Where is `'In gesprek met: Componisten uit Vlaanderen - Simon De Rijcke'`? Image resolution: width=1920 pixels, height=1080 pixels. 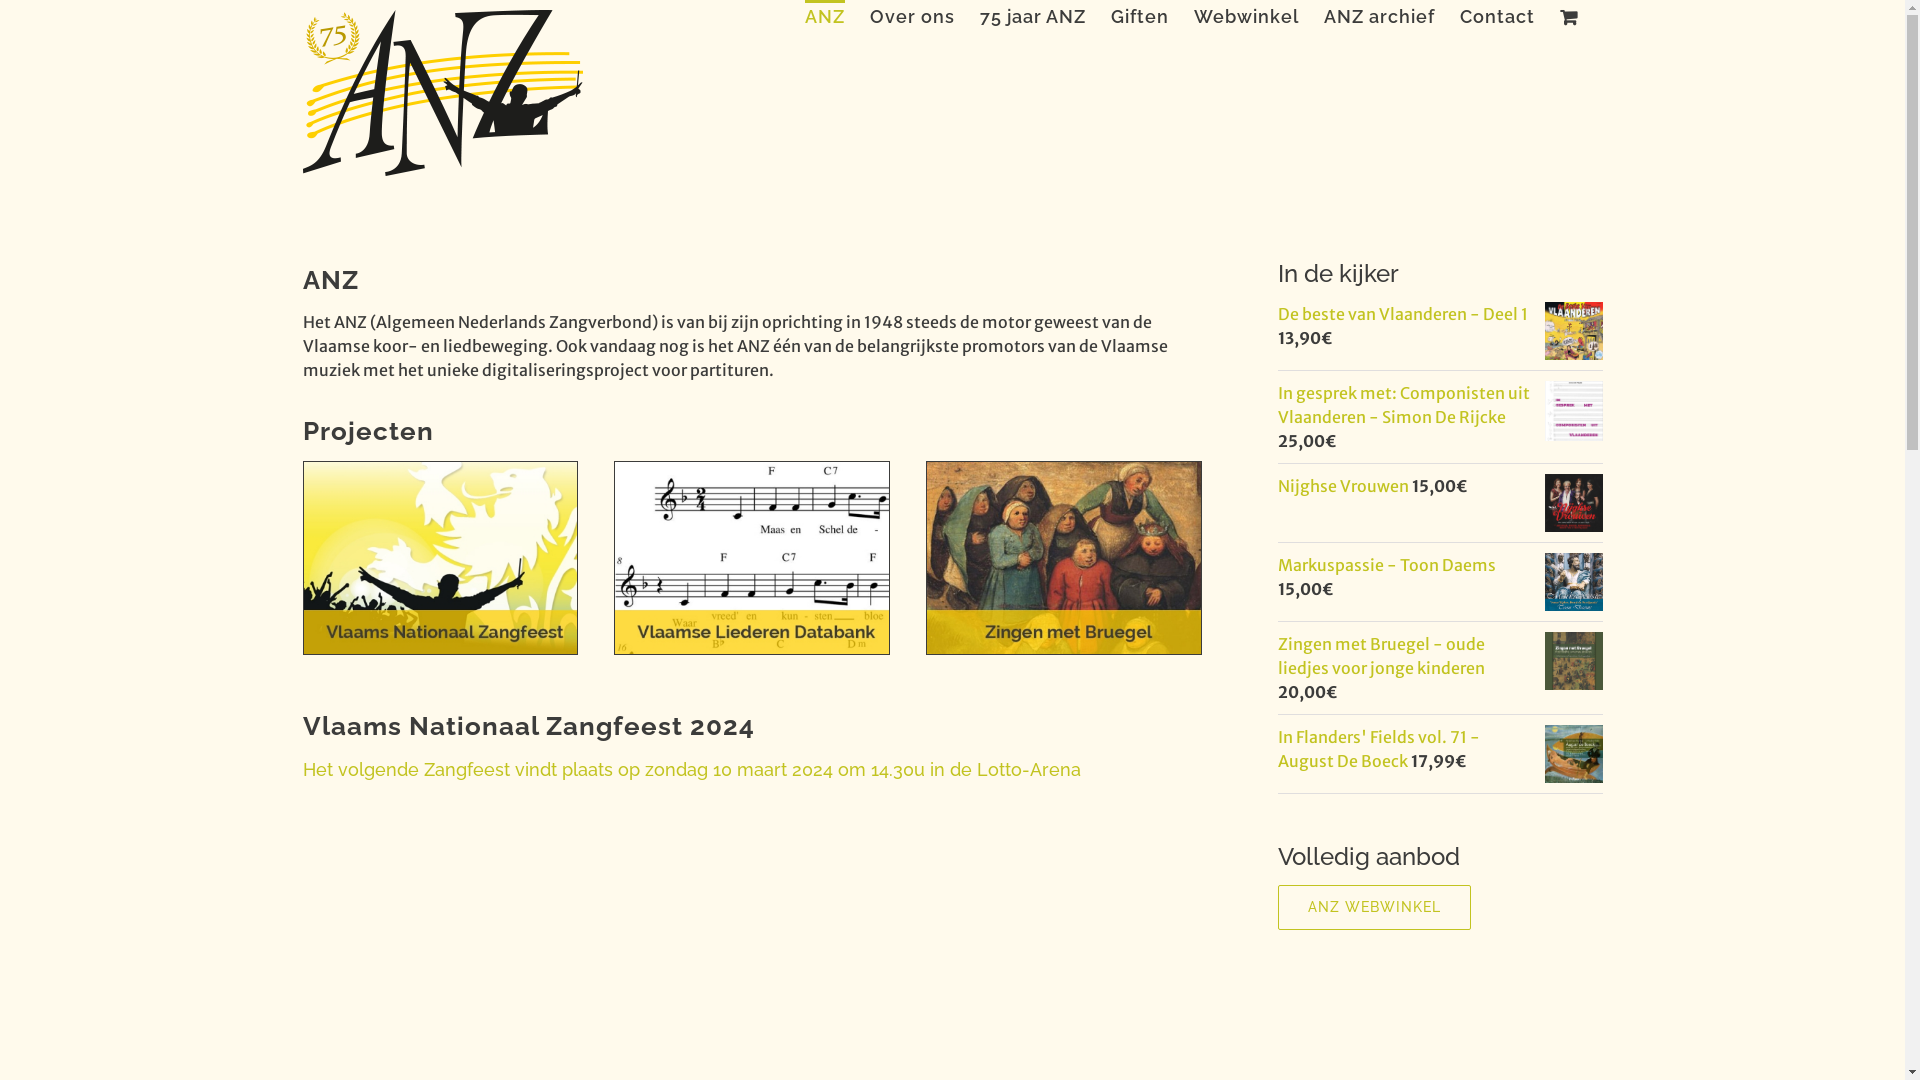
'In gesprek met: Componisten uit Vlaanderen - Simon De Rijcke' is located at coordinates (1402, 405).